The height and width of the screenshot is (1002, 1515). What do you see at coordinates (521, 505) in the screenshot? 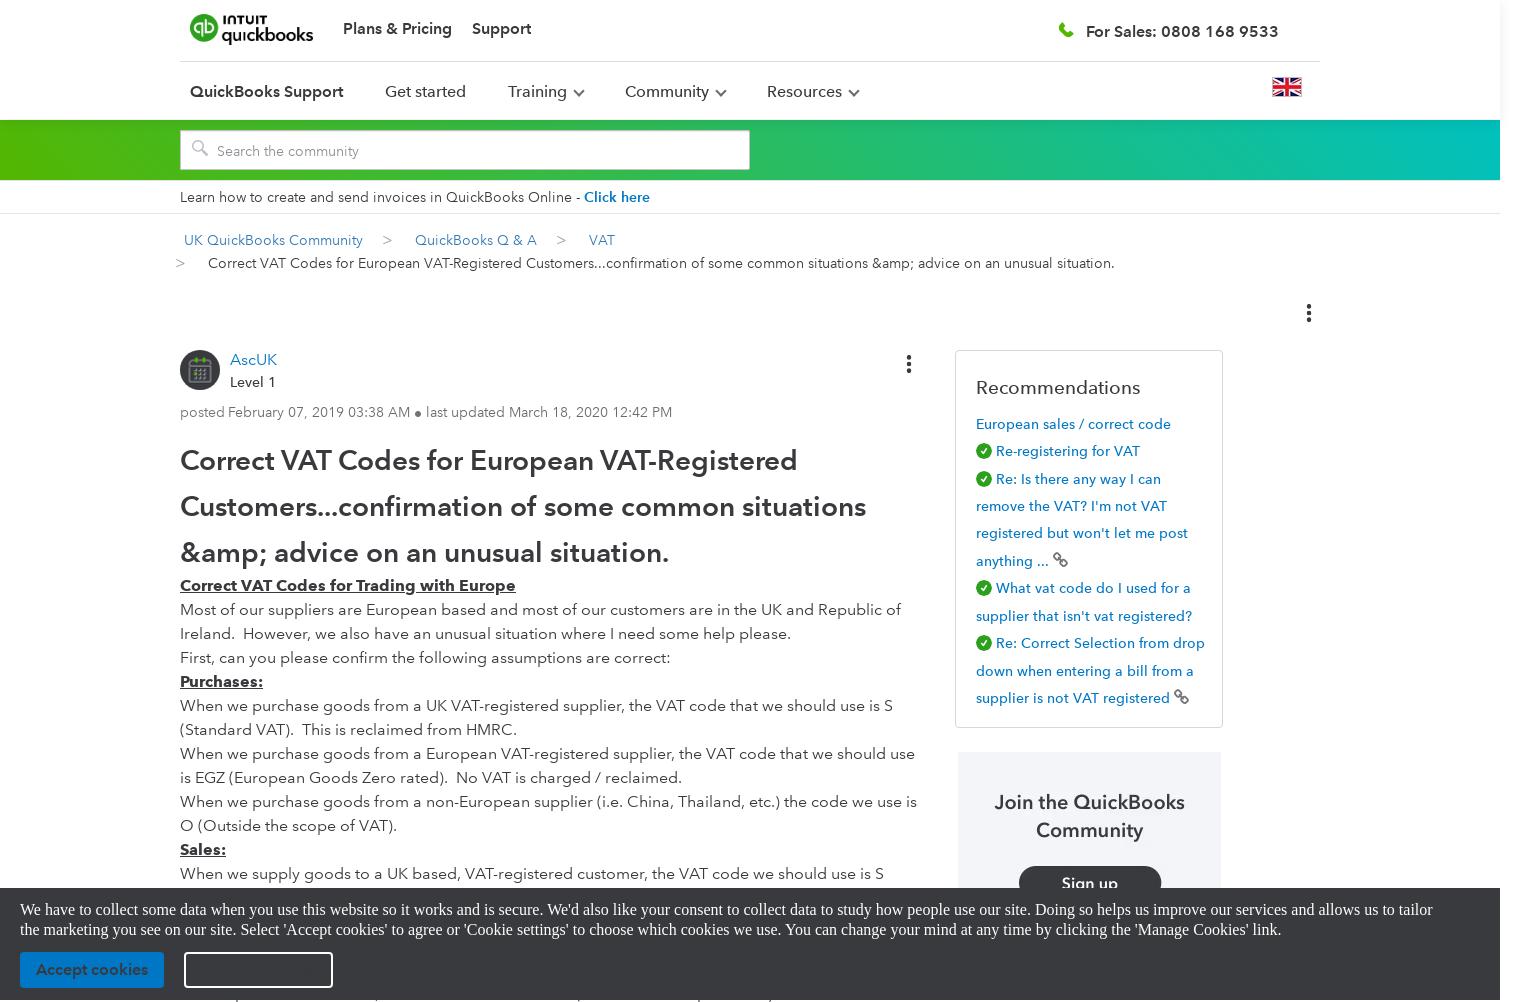
I see `'Correct VAT Codes for European VAT-Registered Customers...confirmation of some common situations &amp; advice on an unusual situation.'` at bounding box center [521, 505].